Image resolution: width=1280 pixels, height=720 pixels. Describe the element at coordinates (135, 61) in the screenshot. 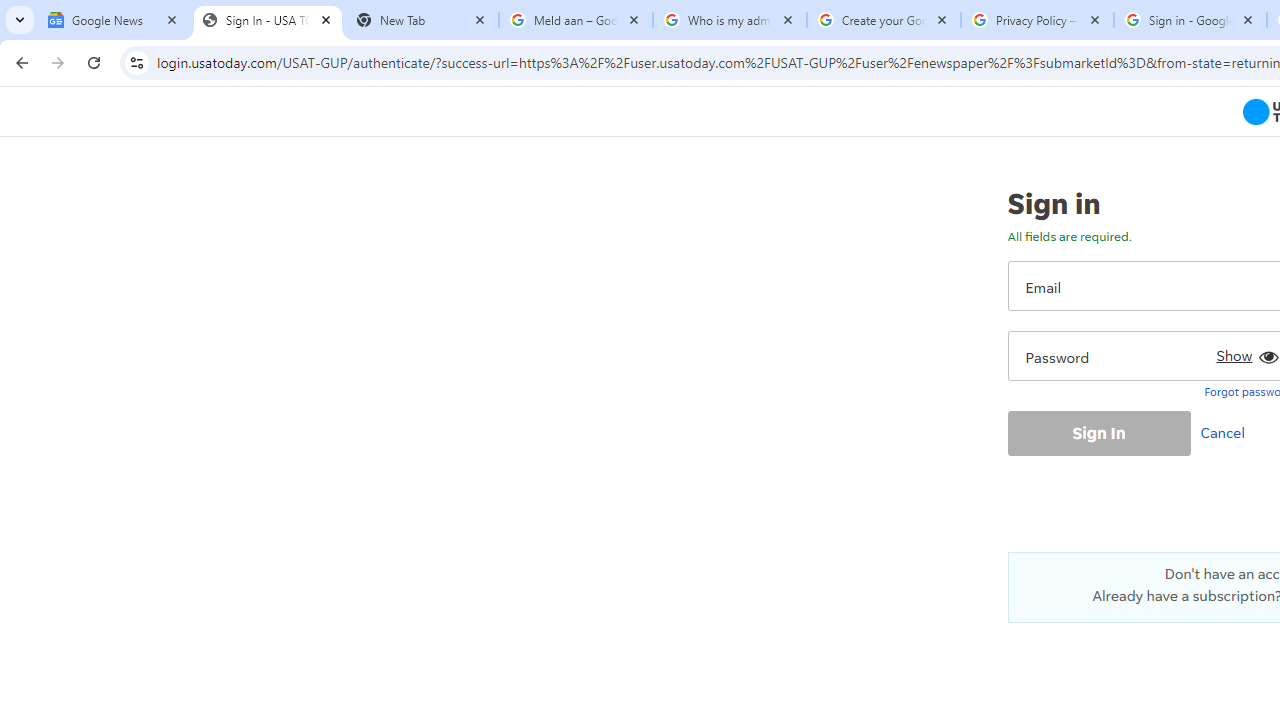

I see `'View site information'` at that location.